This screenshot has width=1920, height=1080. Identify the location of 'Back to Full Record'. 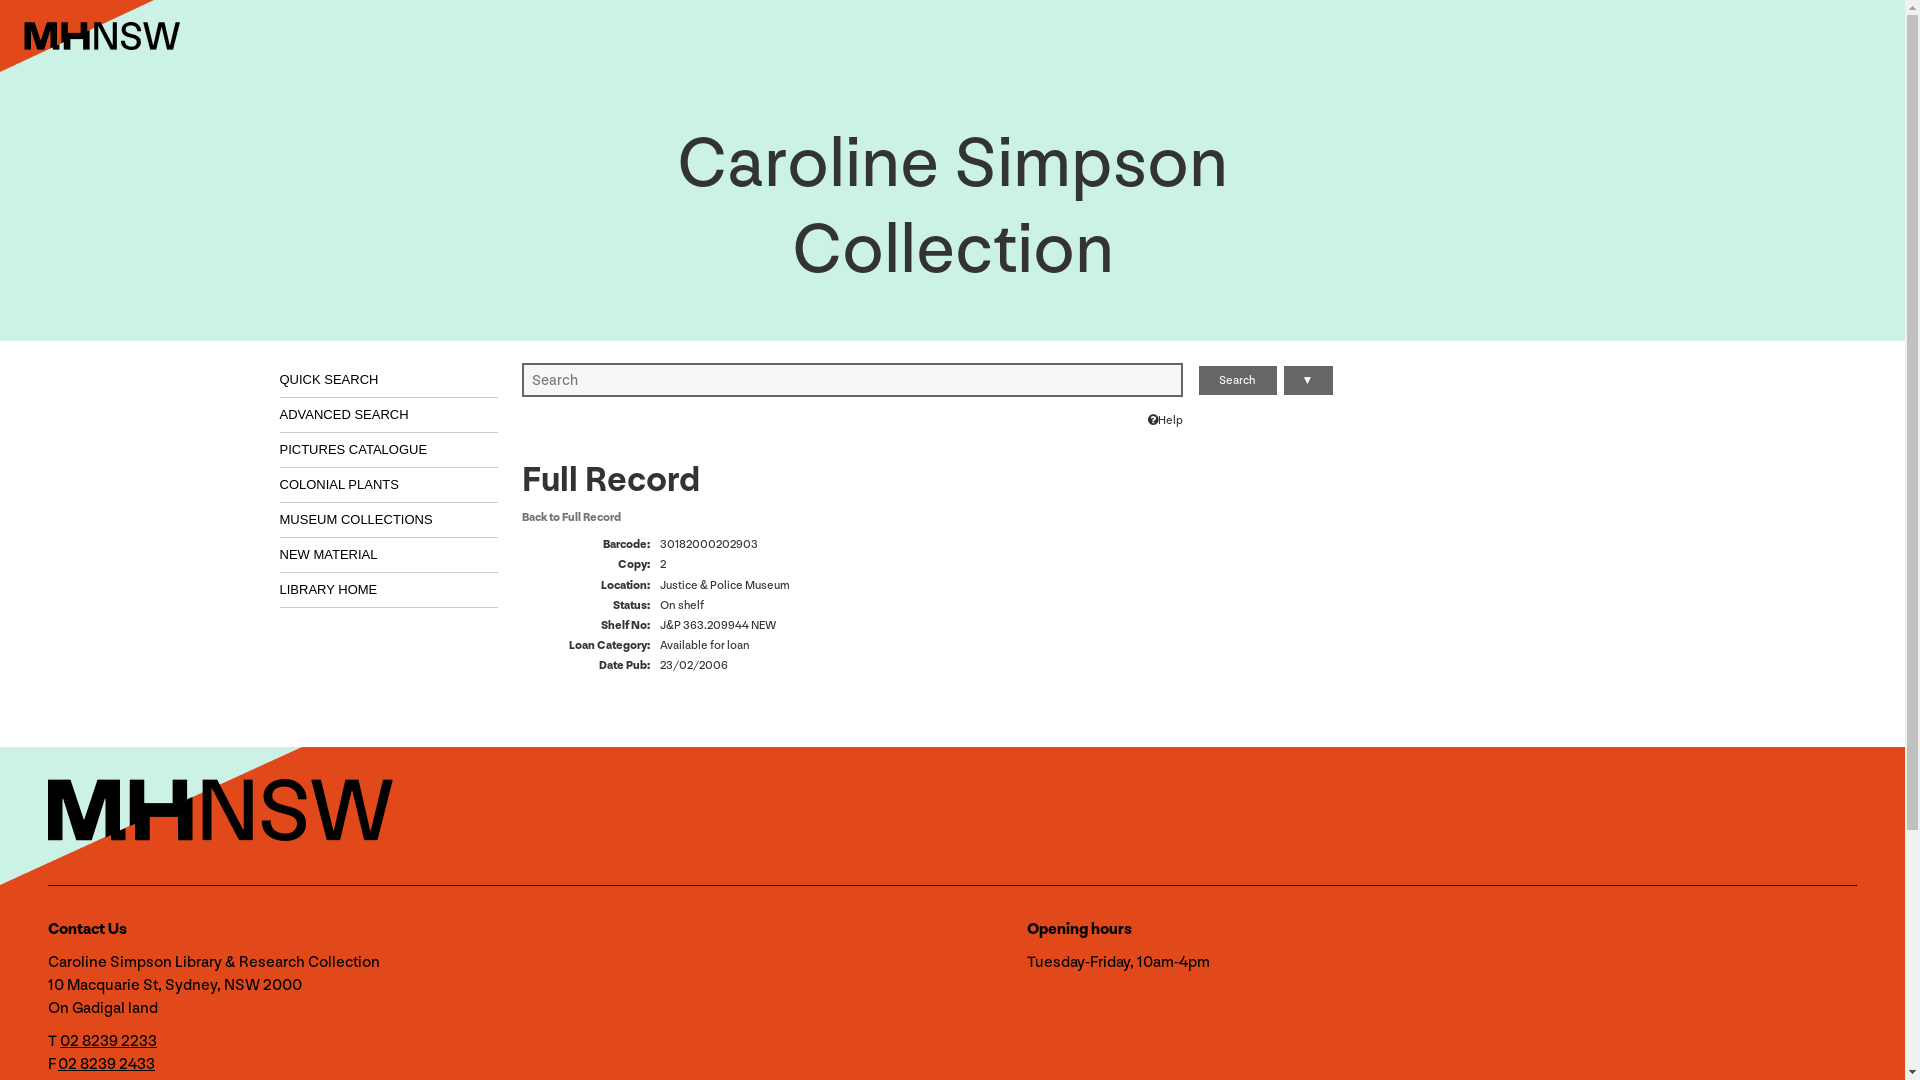
(570, 515).